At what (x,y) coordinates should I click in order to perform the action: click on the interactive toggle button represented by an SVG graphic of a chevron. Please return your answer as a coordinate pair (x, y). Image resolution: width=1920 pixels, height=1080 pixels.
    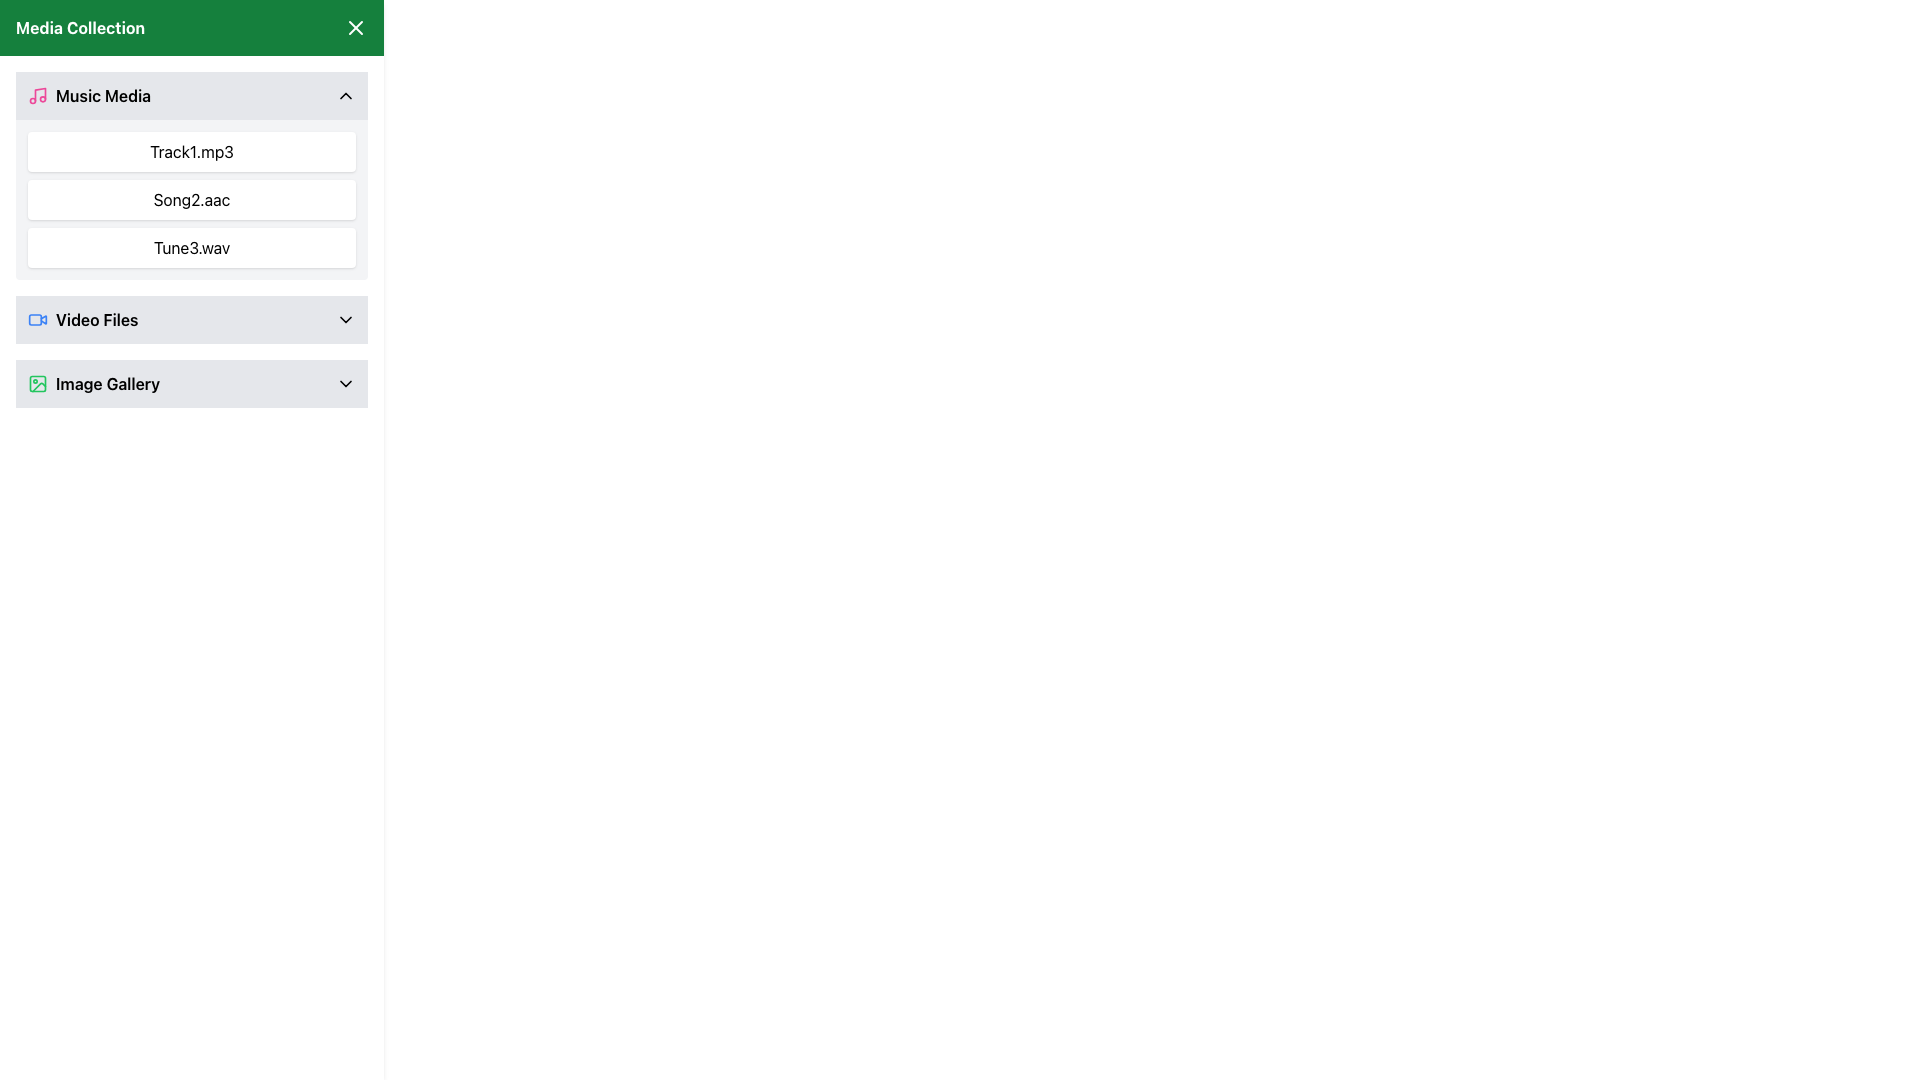
    Looking at the image, I should click on (345, 319).